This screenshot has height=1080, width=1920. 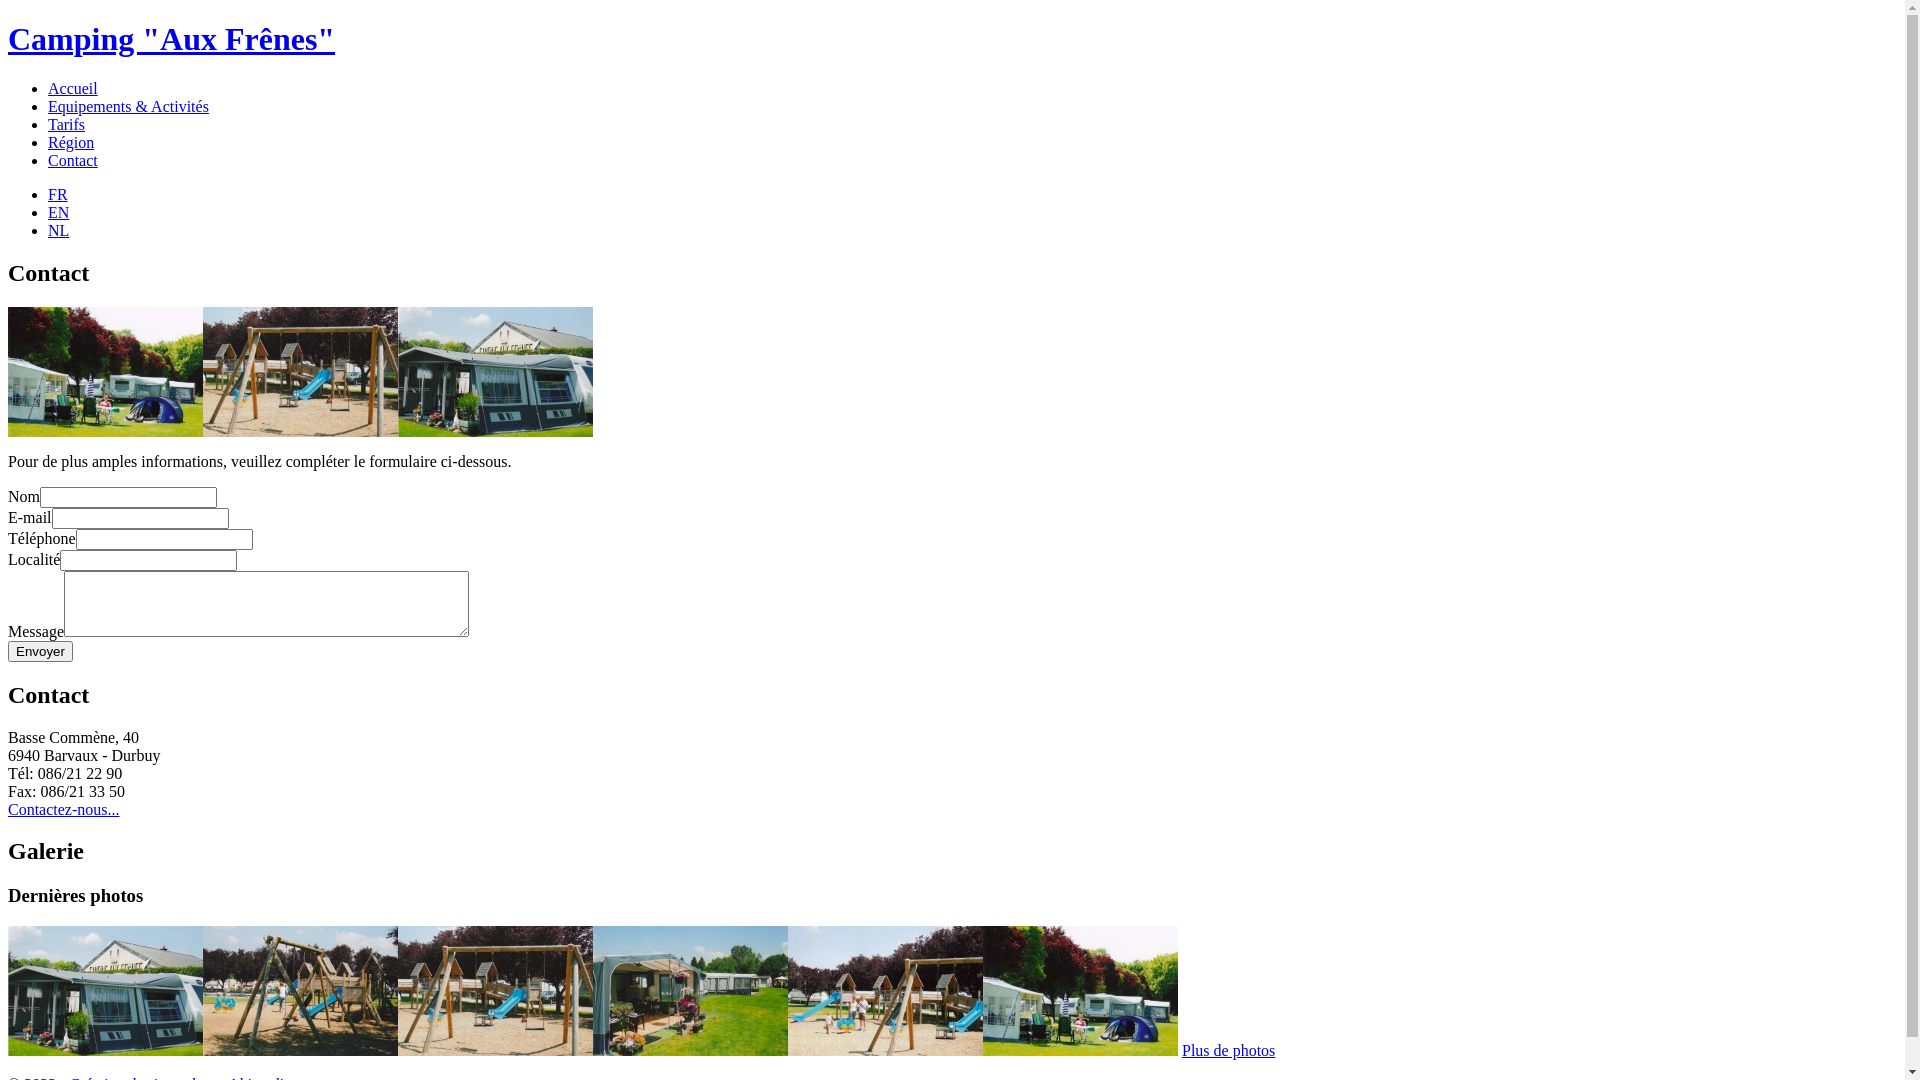 I want to click on 'Plaine de jeux', so click(x=884, y=1049).